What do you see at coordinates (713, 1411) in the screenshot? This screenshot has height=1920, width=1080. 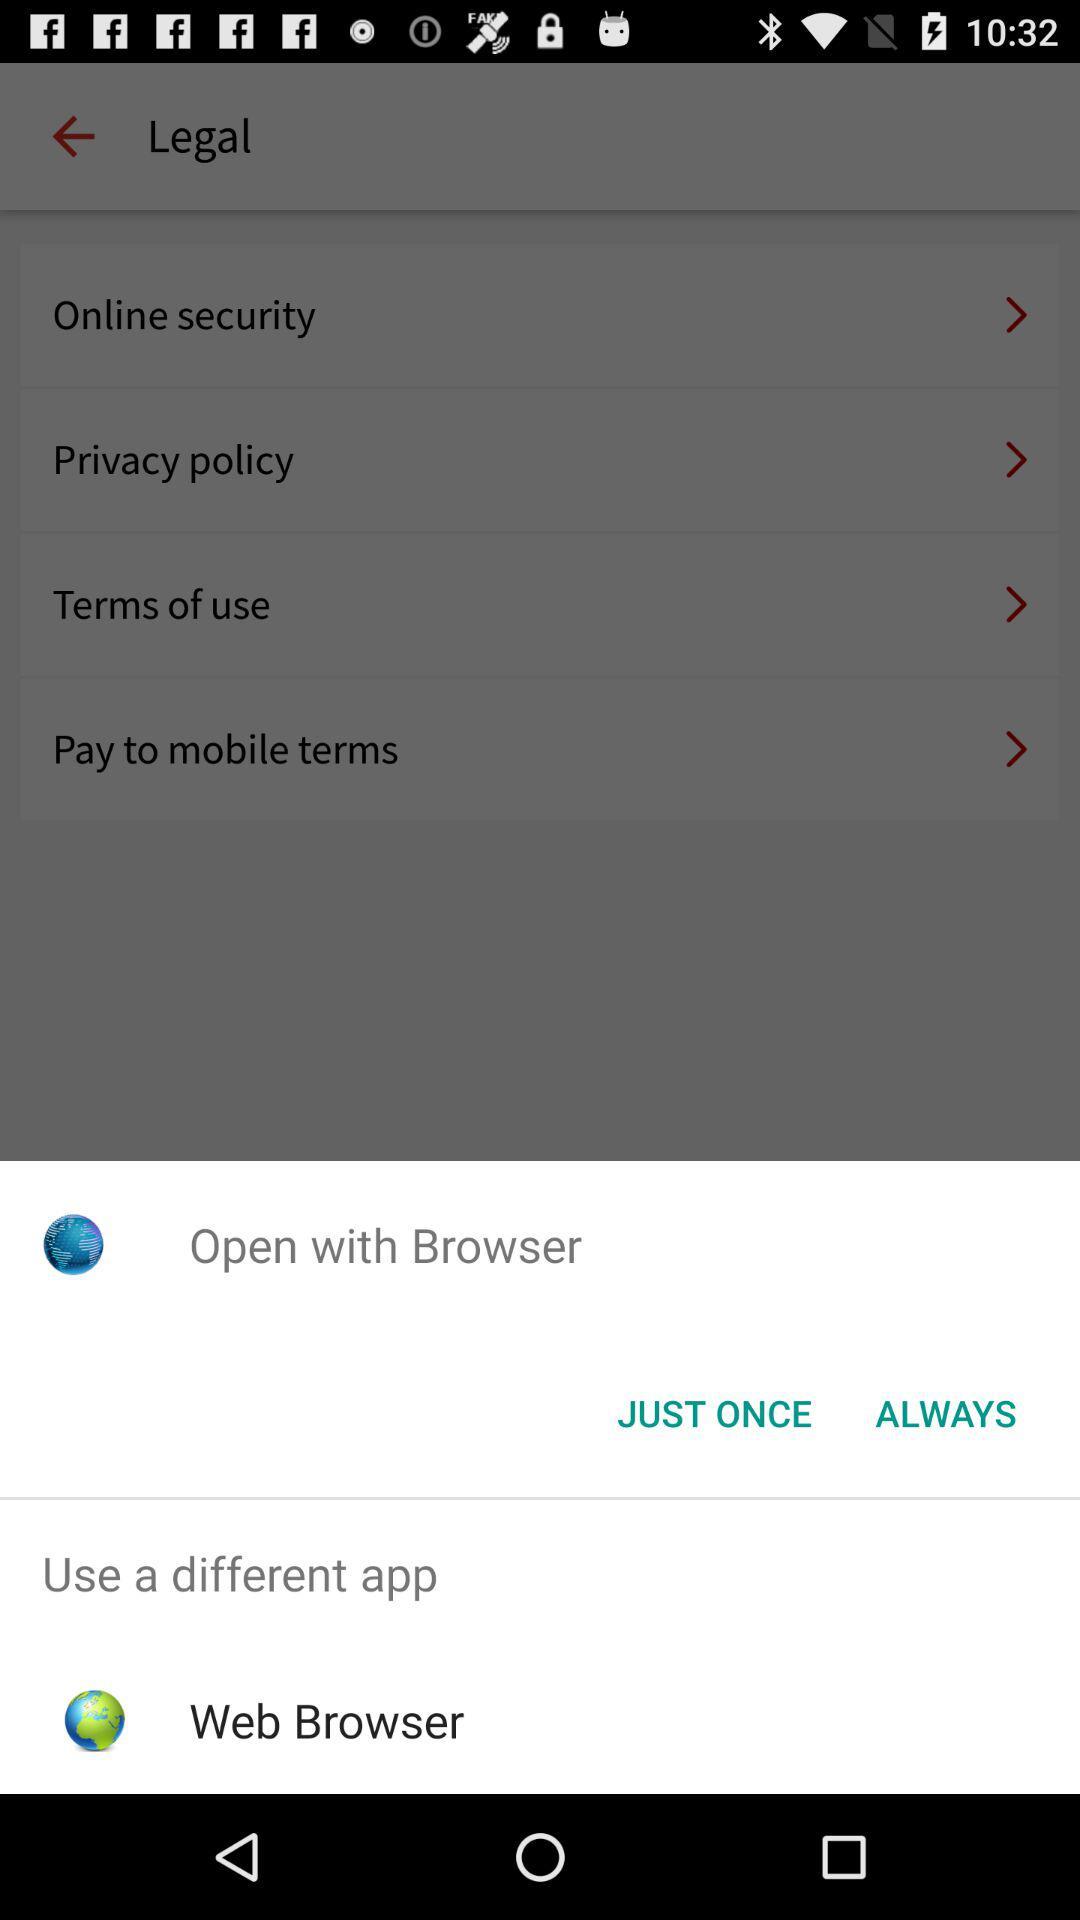 I see `just once icon` at bounding box center [713, 1411].